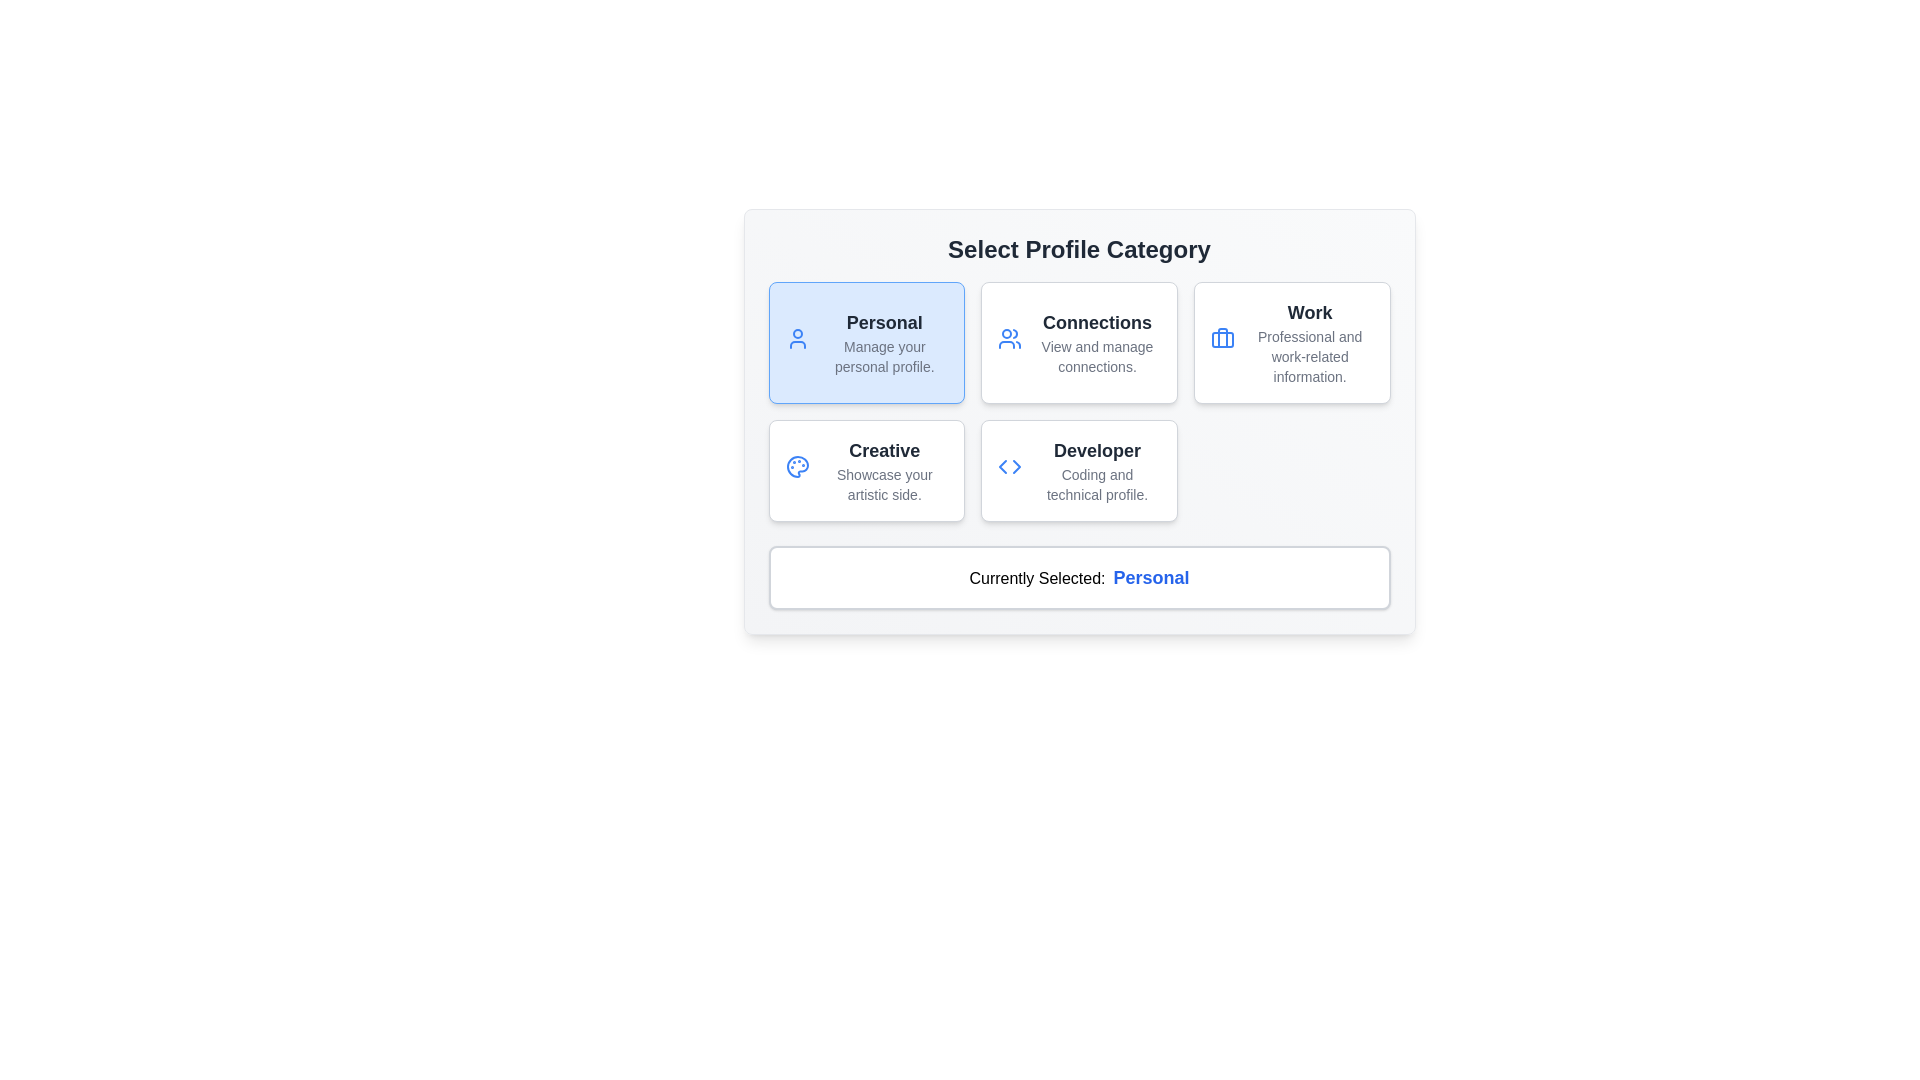 The image size is (1920, 1080). What do you see at coordinates (796, 470) in the screenshot?
I see `the 'Creative' Icon, which is centrally located in the second row of options to help users identify and navigate to this category effectively` at bounding box center [796, 470].